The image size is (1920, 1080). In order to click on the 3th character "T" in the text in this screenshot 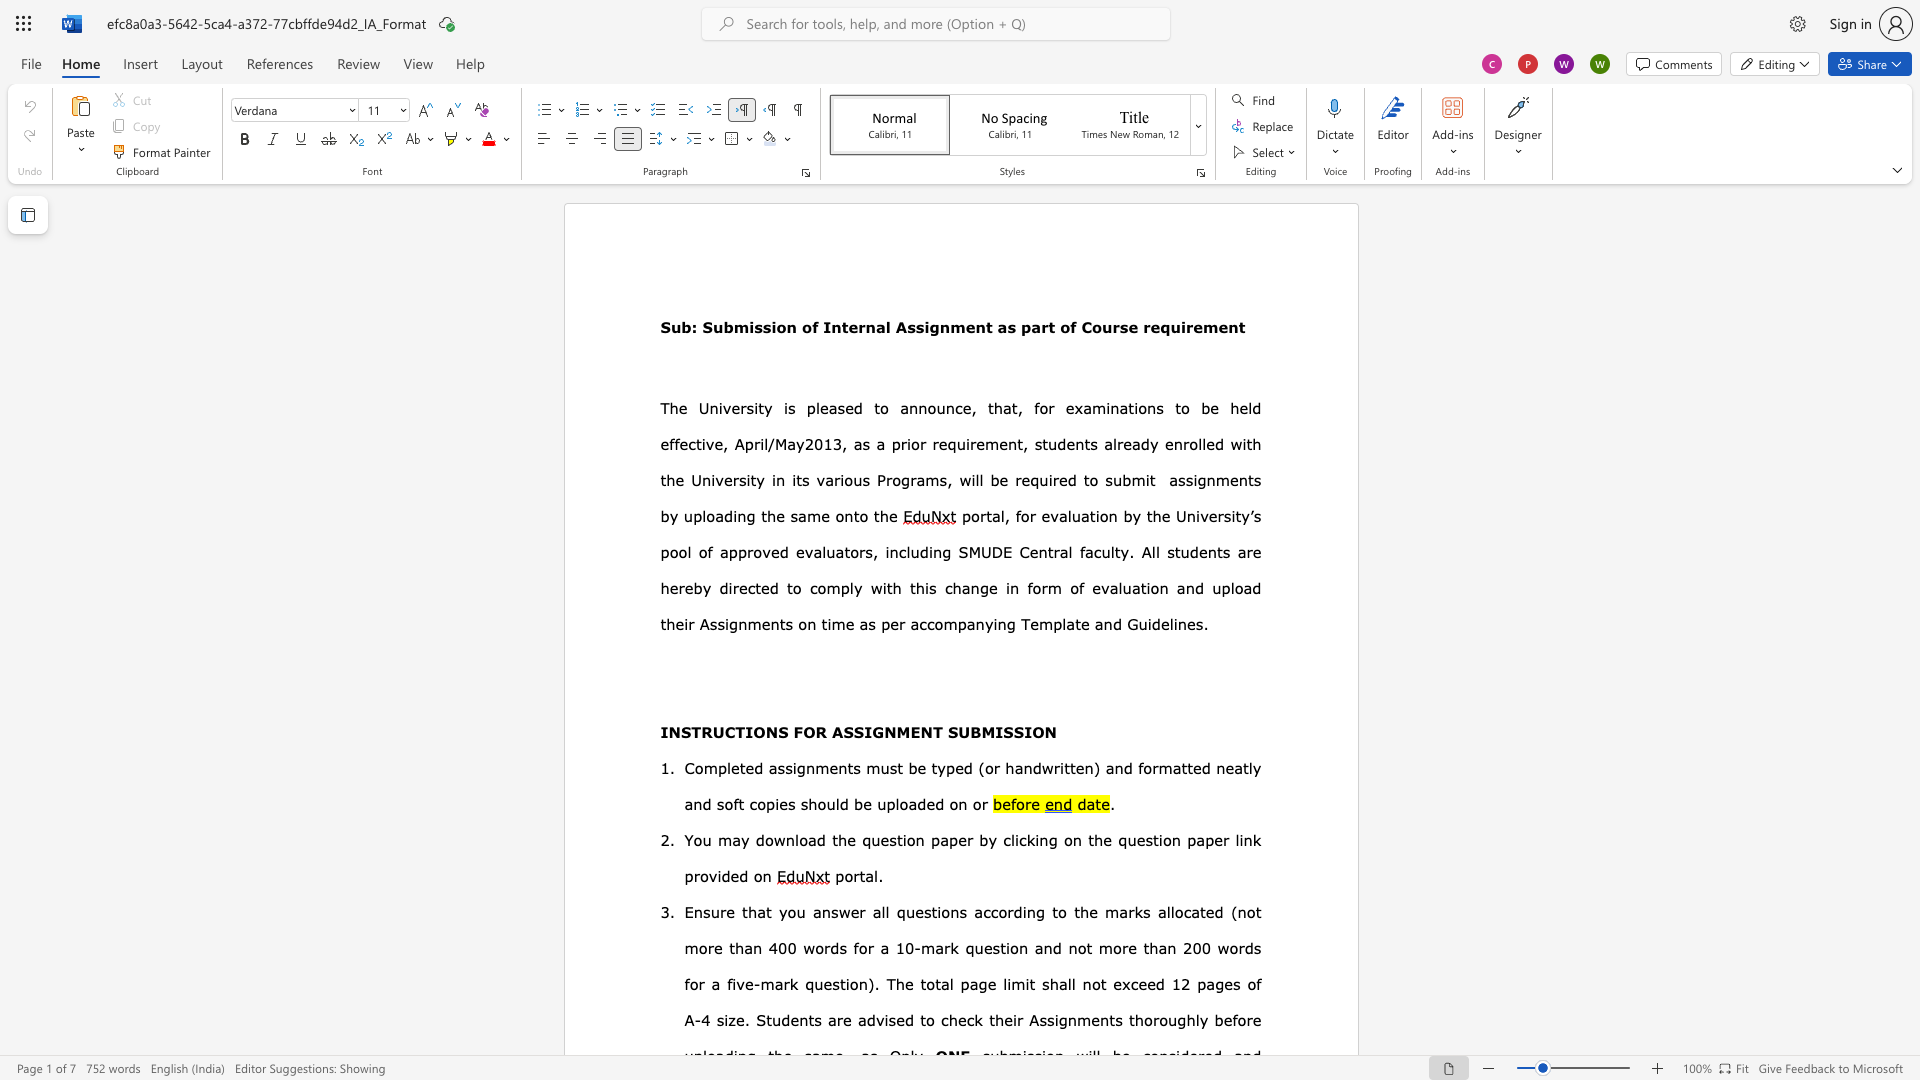, I will do `click(936, 732)`.